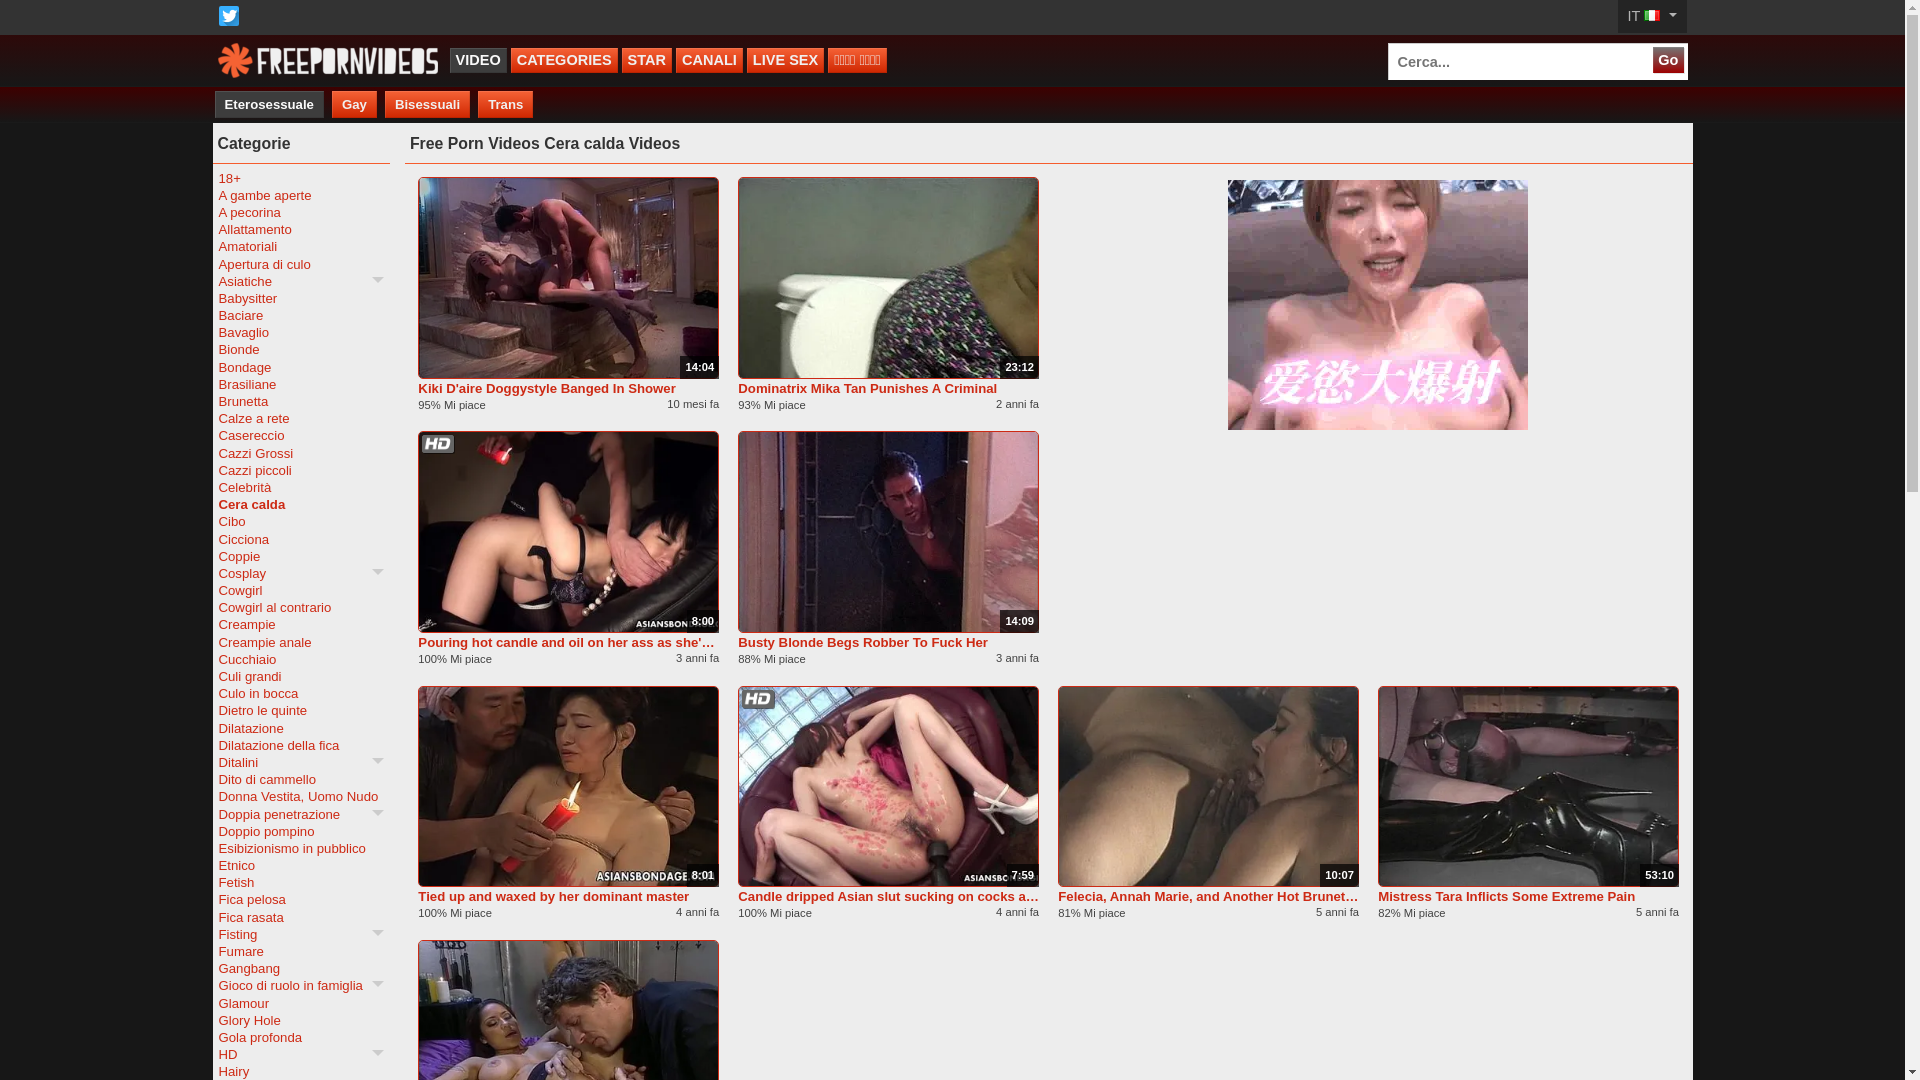  What do you see at coordinates (300, 1020) in the screenshot?
I see `'Glory Hole'` at bounding box center [300, 1020].